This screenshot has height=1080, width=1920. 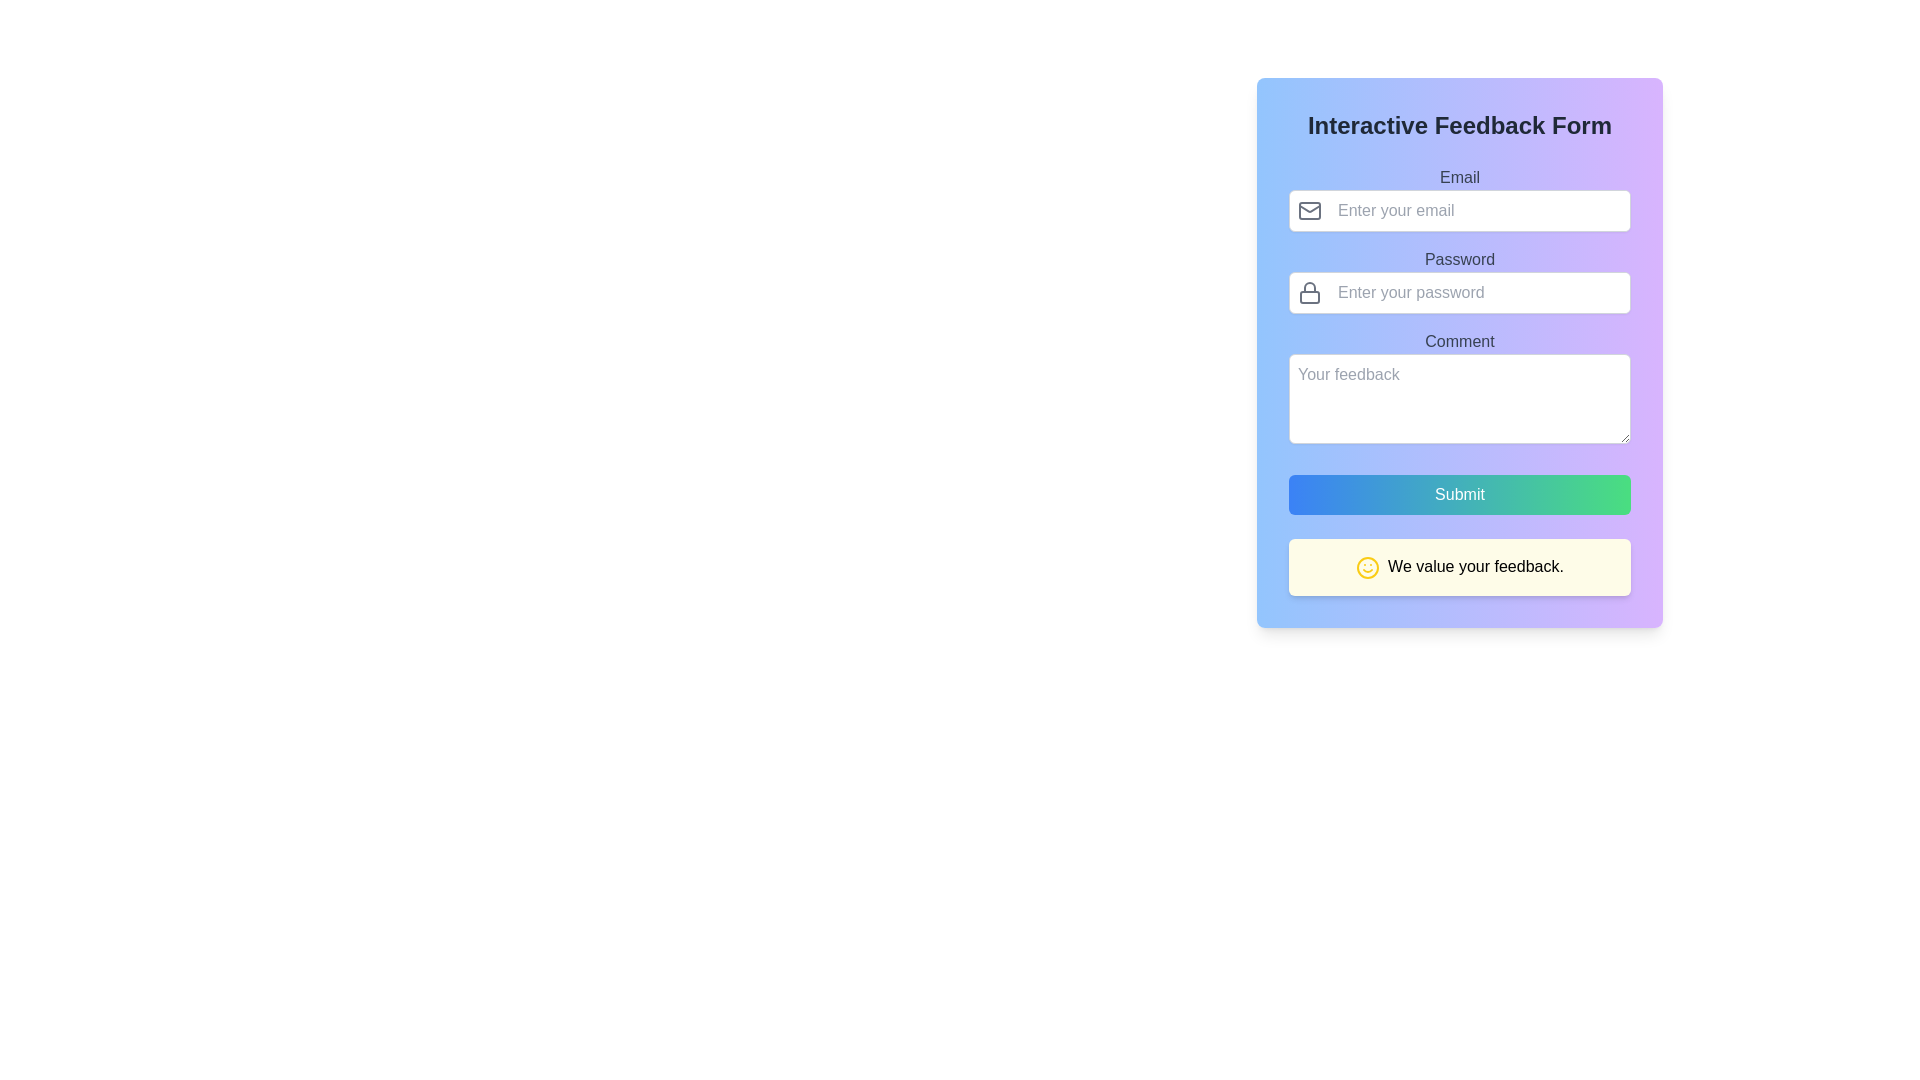 I want to click on the circular graphical element with a yellow outline located inside the smiley face icon, which is to the left of the text label 'We value your feedback.', so click(x=1367, y=567).